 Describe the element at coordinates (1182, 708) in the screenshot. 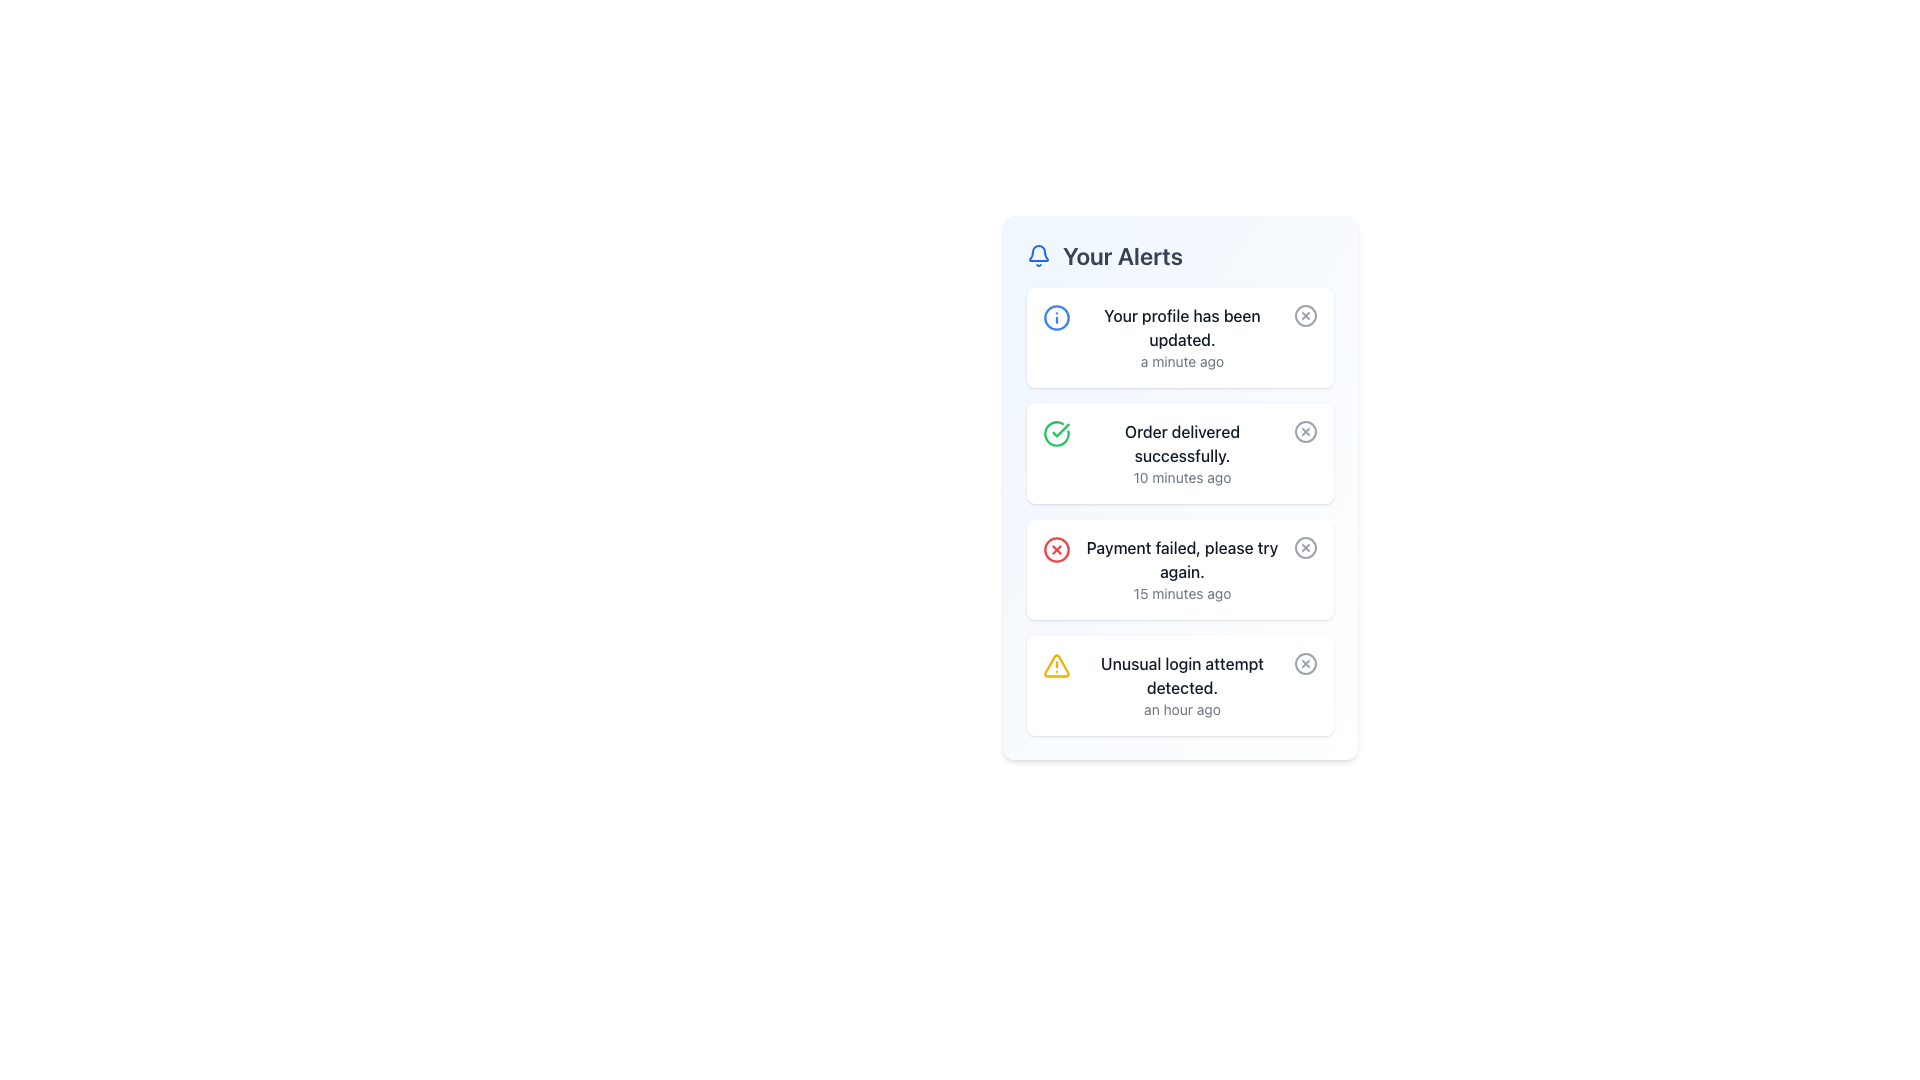

I see `time information displayed as 'an hour ago' located below the bold notification message 'Unusual login attempt detected.'` at that location.